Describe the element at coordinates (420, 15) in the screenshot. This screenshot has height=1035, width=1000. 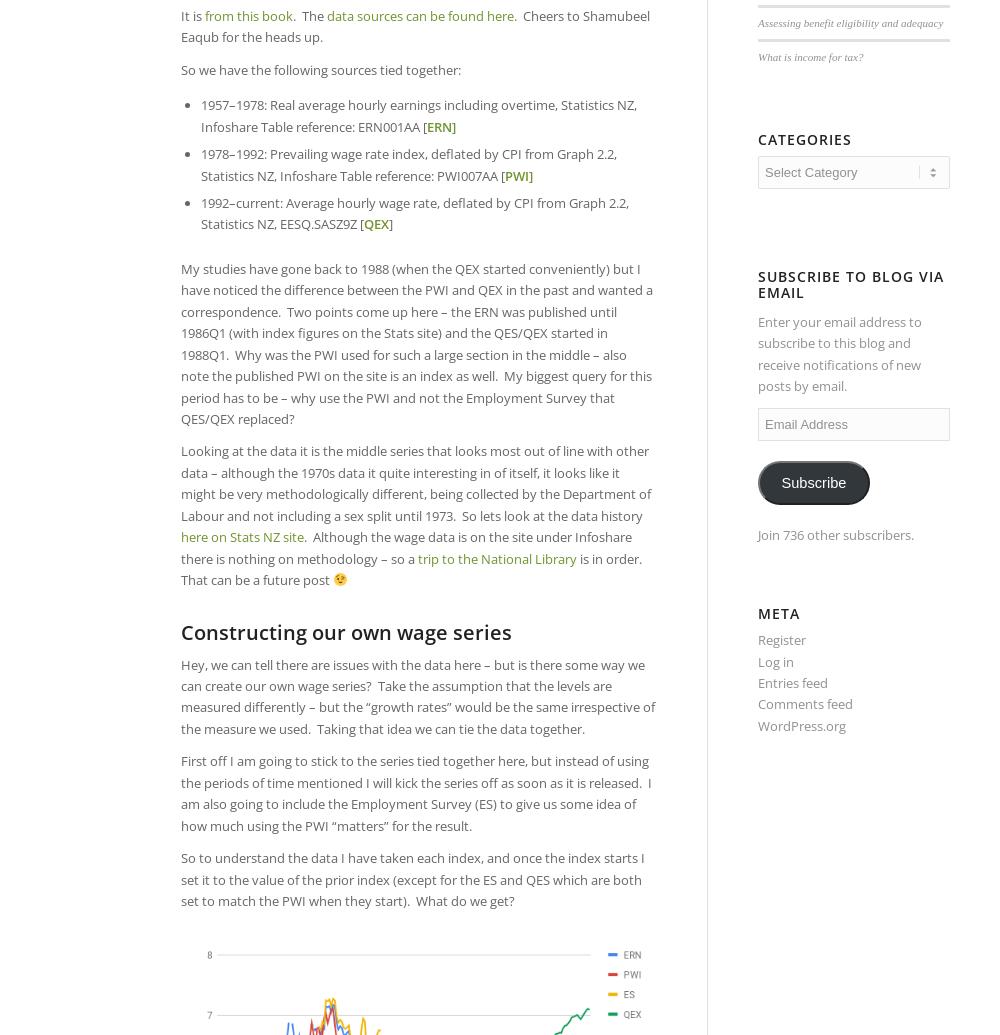
I see `'data sources can be found here'` at that location.